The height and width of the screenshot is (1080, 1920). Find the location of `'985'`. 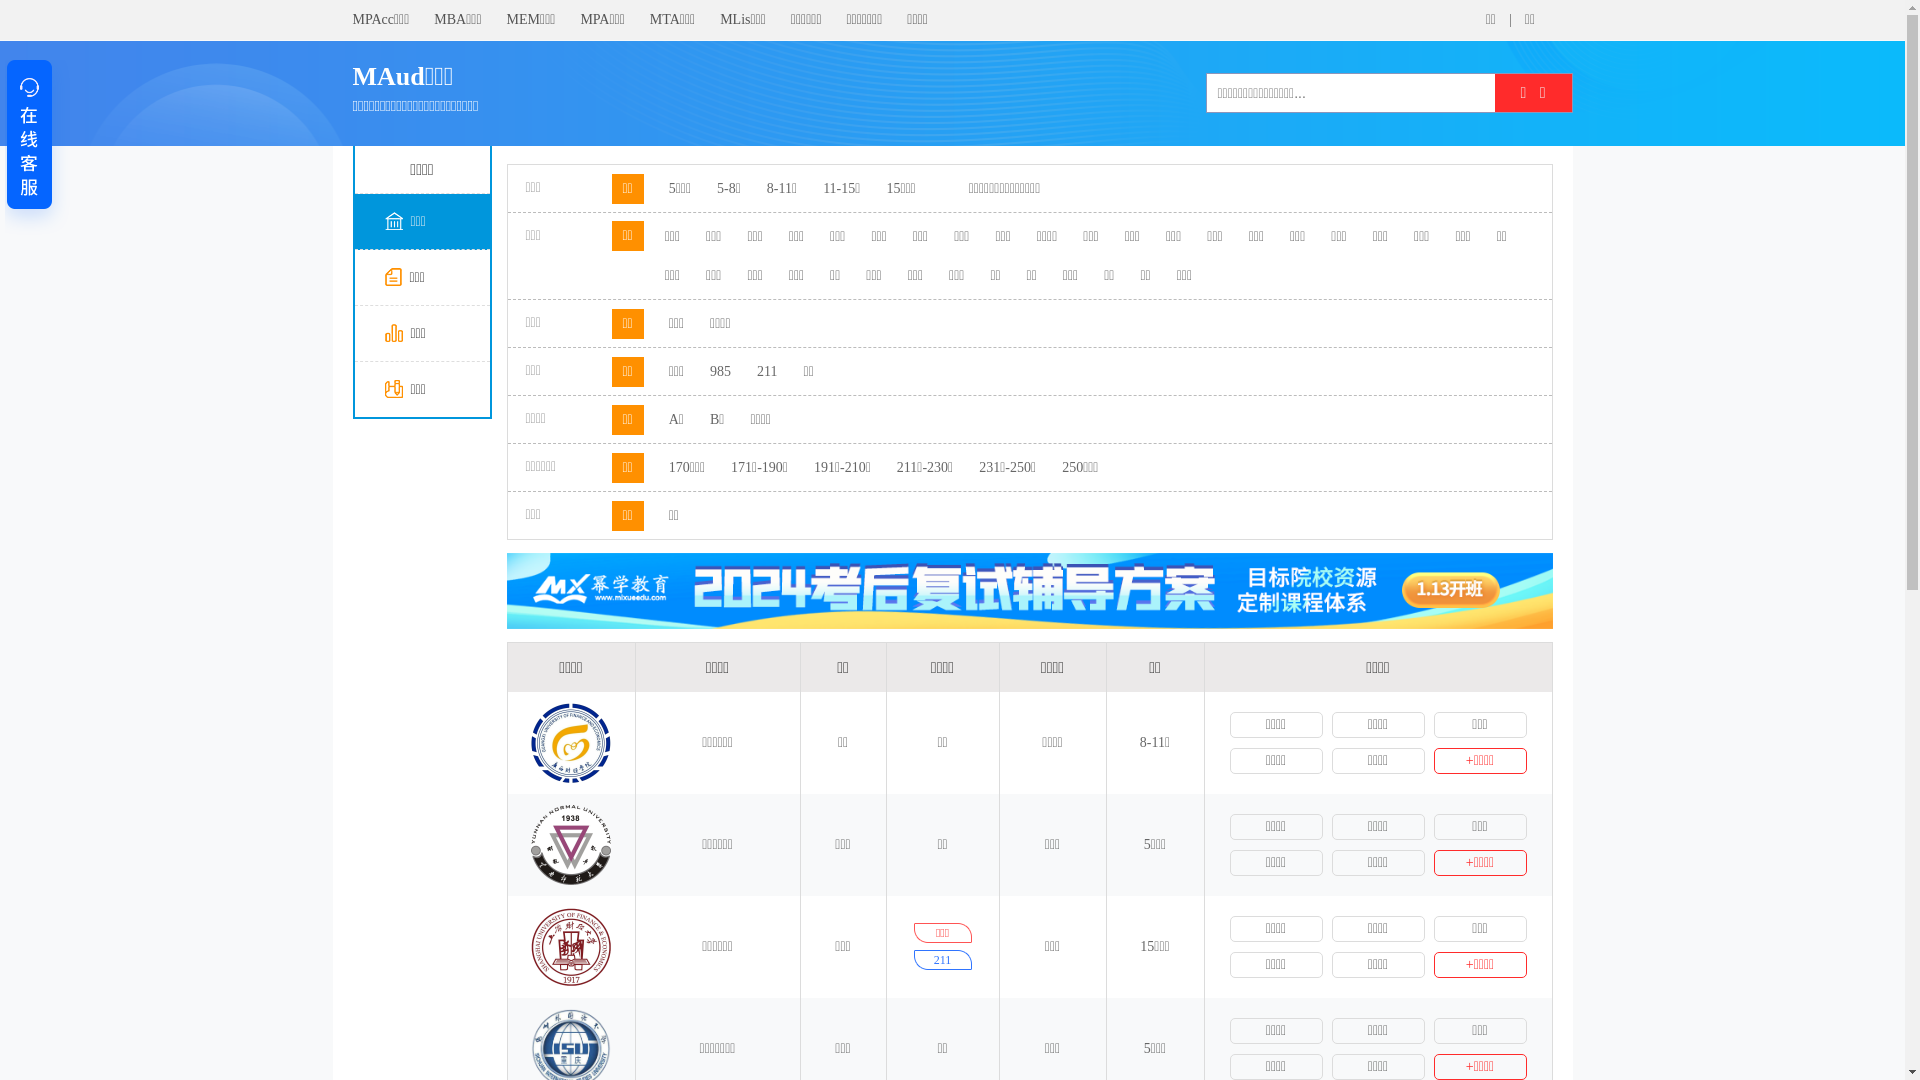

'985' is located at coordinates (720, 371).